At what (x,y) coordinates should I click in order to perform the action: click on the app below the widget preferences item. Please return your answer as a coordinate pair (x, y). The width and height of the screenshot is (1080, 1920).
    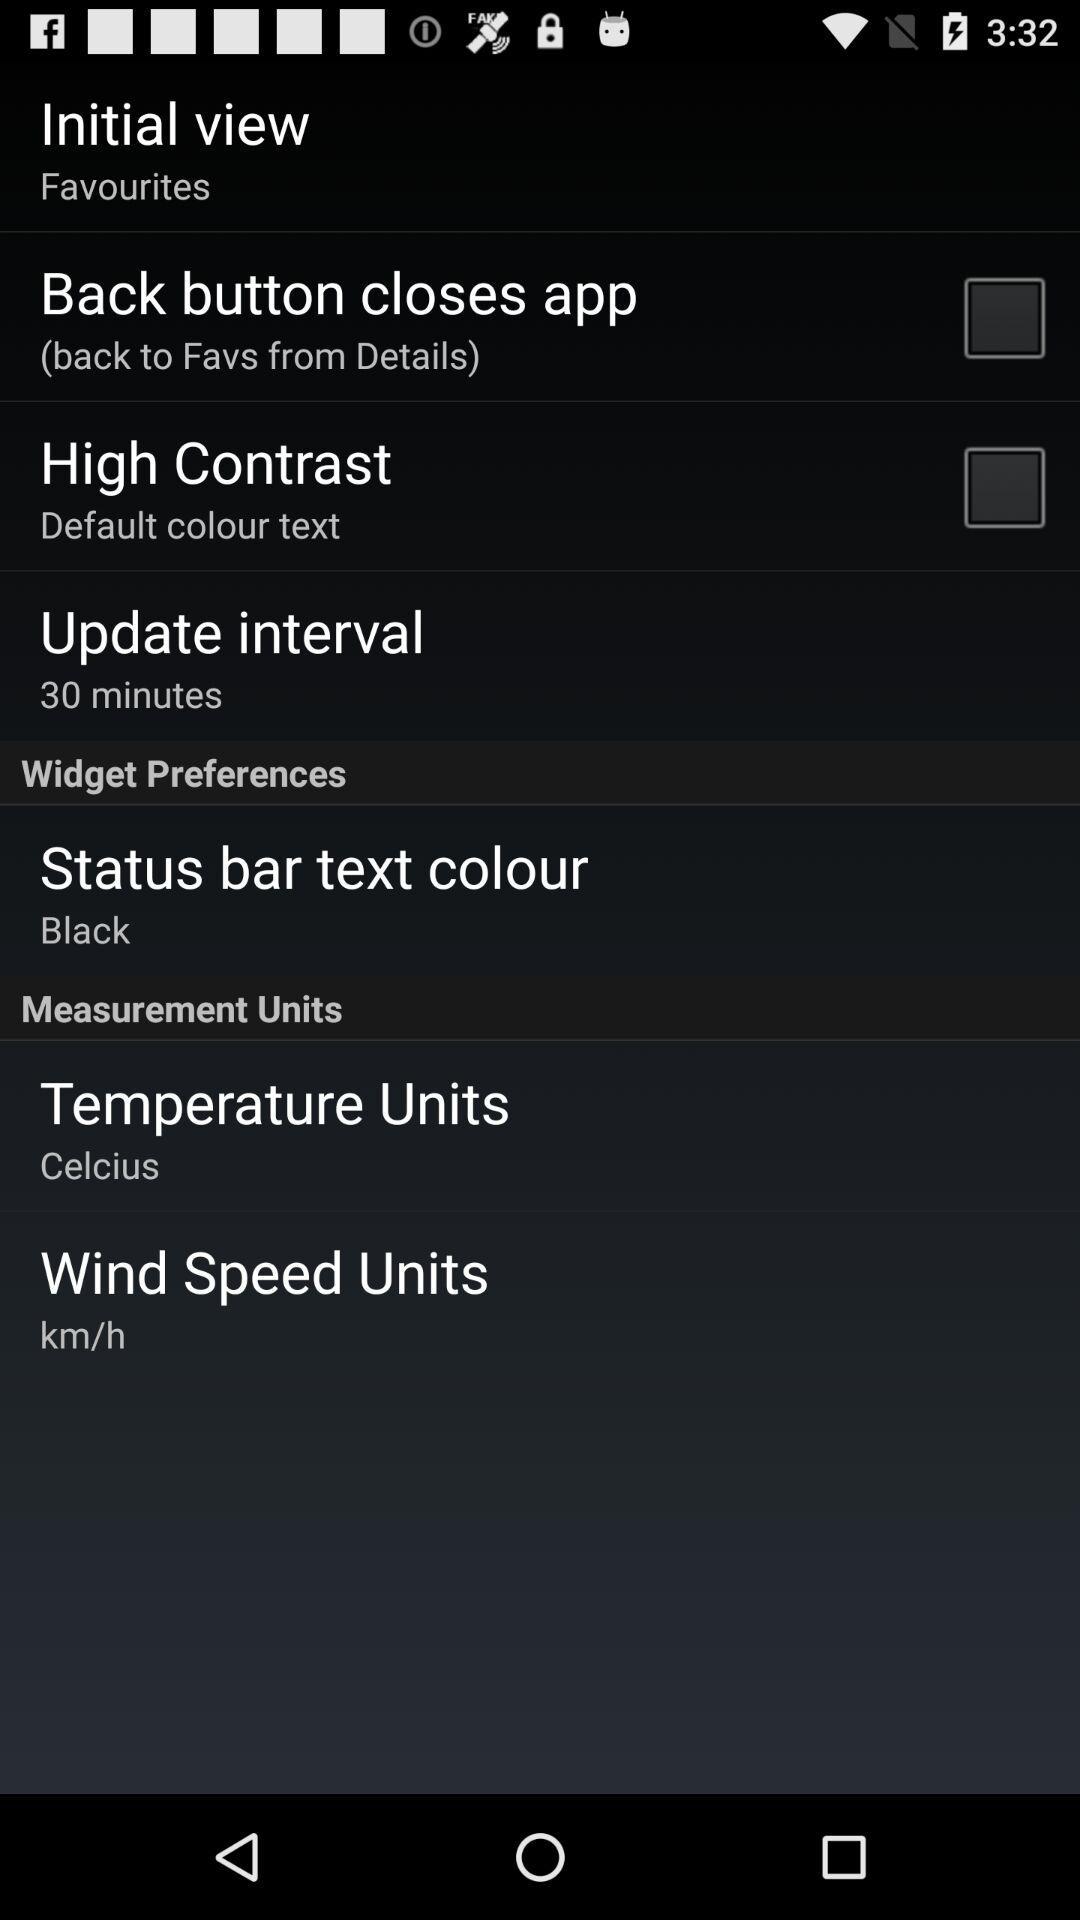
    Looking at the image, I should click on (314, 865).